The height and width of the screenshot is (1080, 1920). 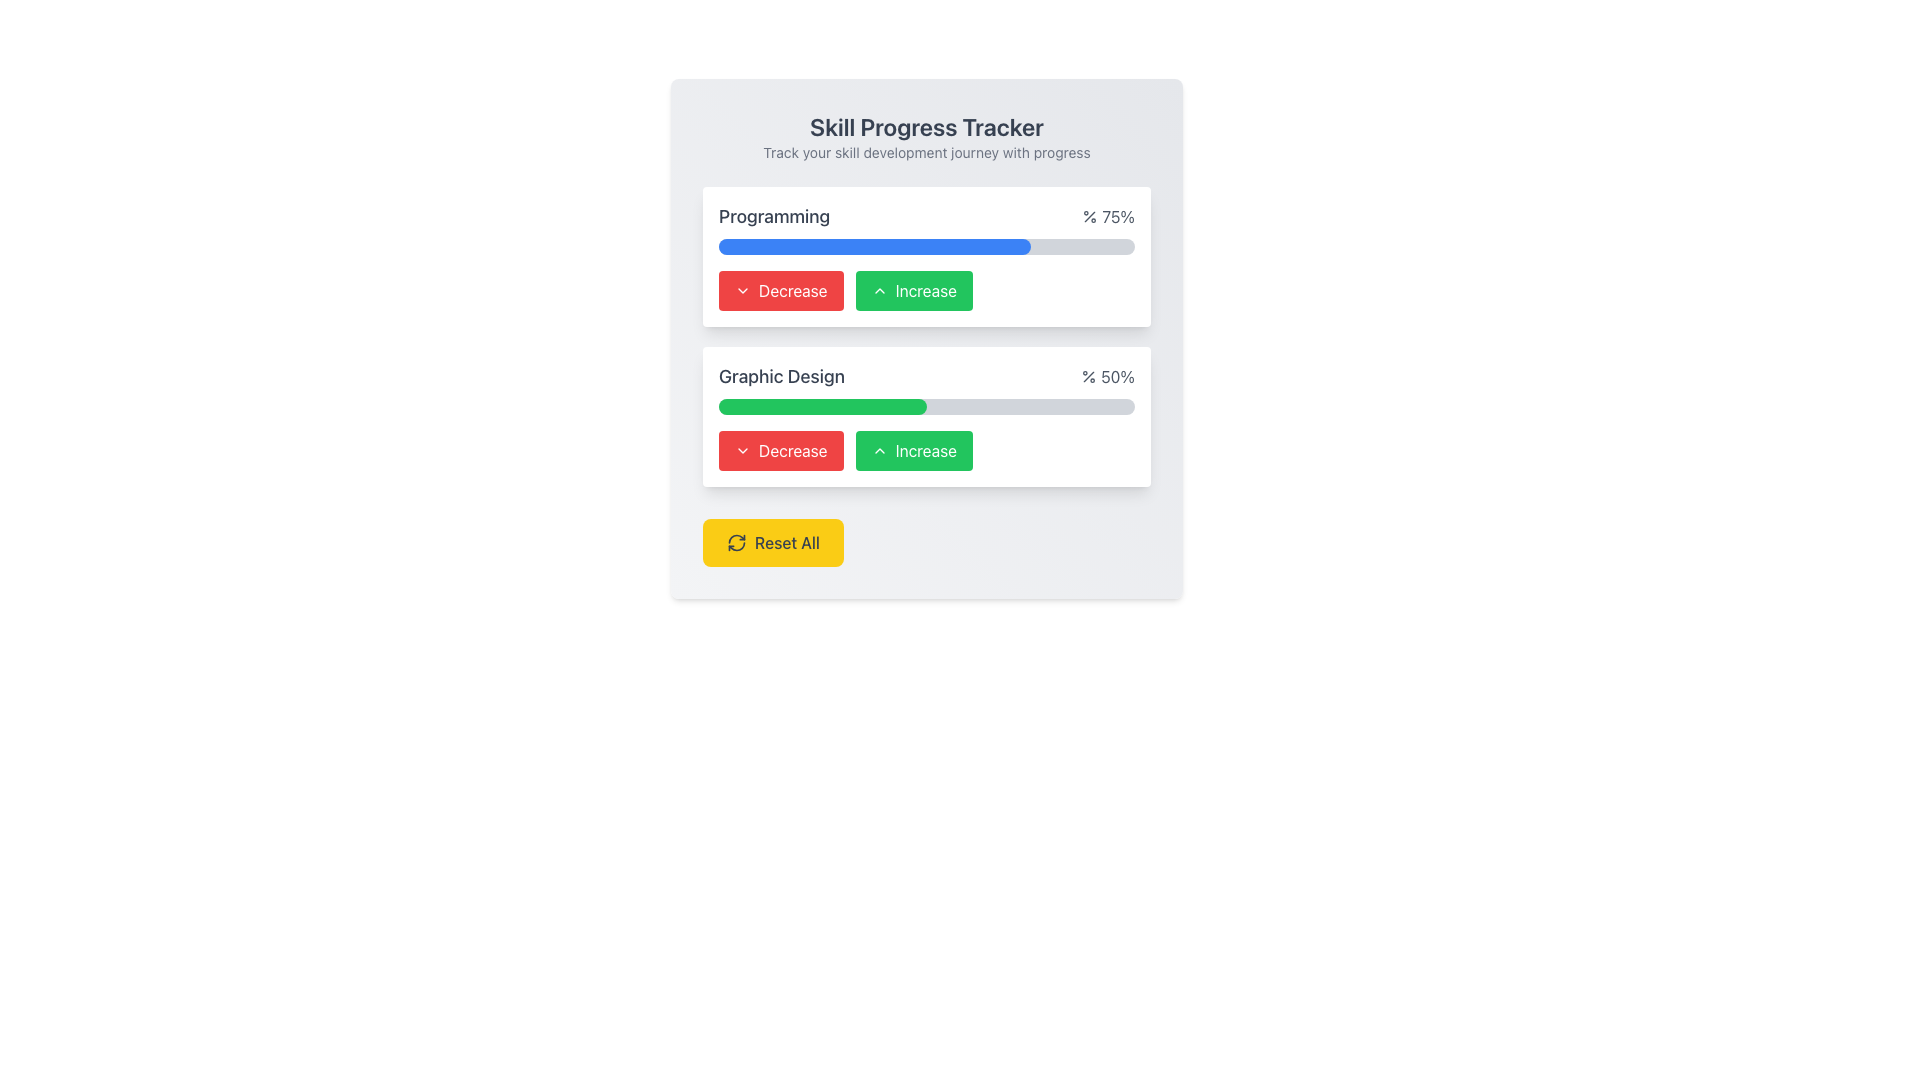 I want to click on the horizontal progress bar indicating 50% completion, located under the 'Graphic Design' header, so click(x=925, y=406).